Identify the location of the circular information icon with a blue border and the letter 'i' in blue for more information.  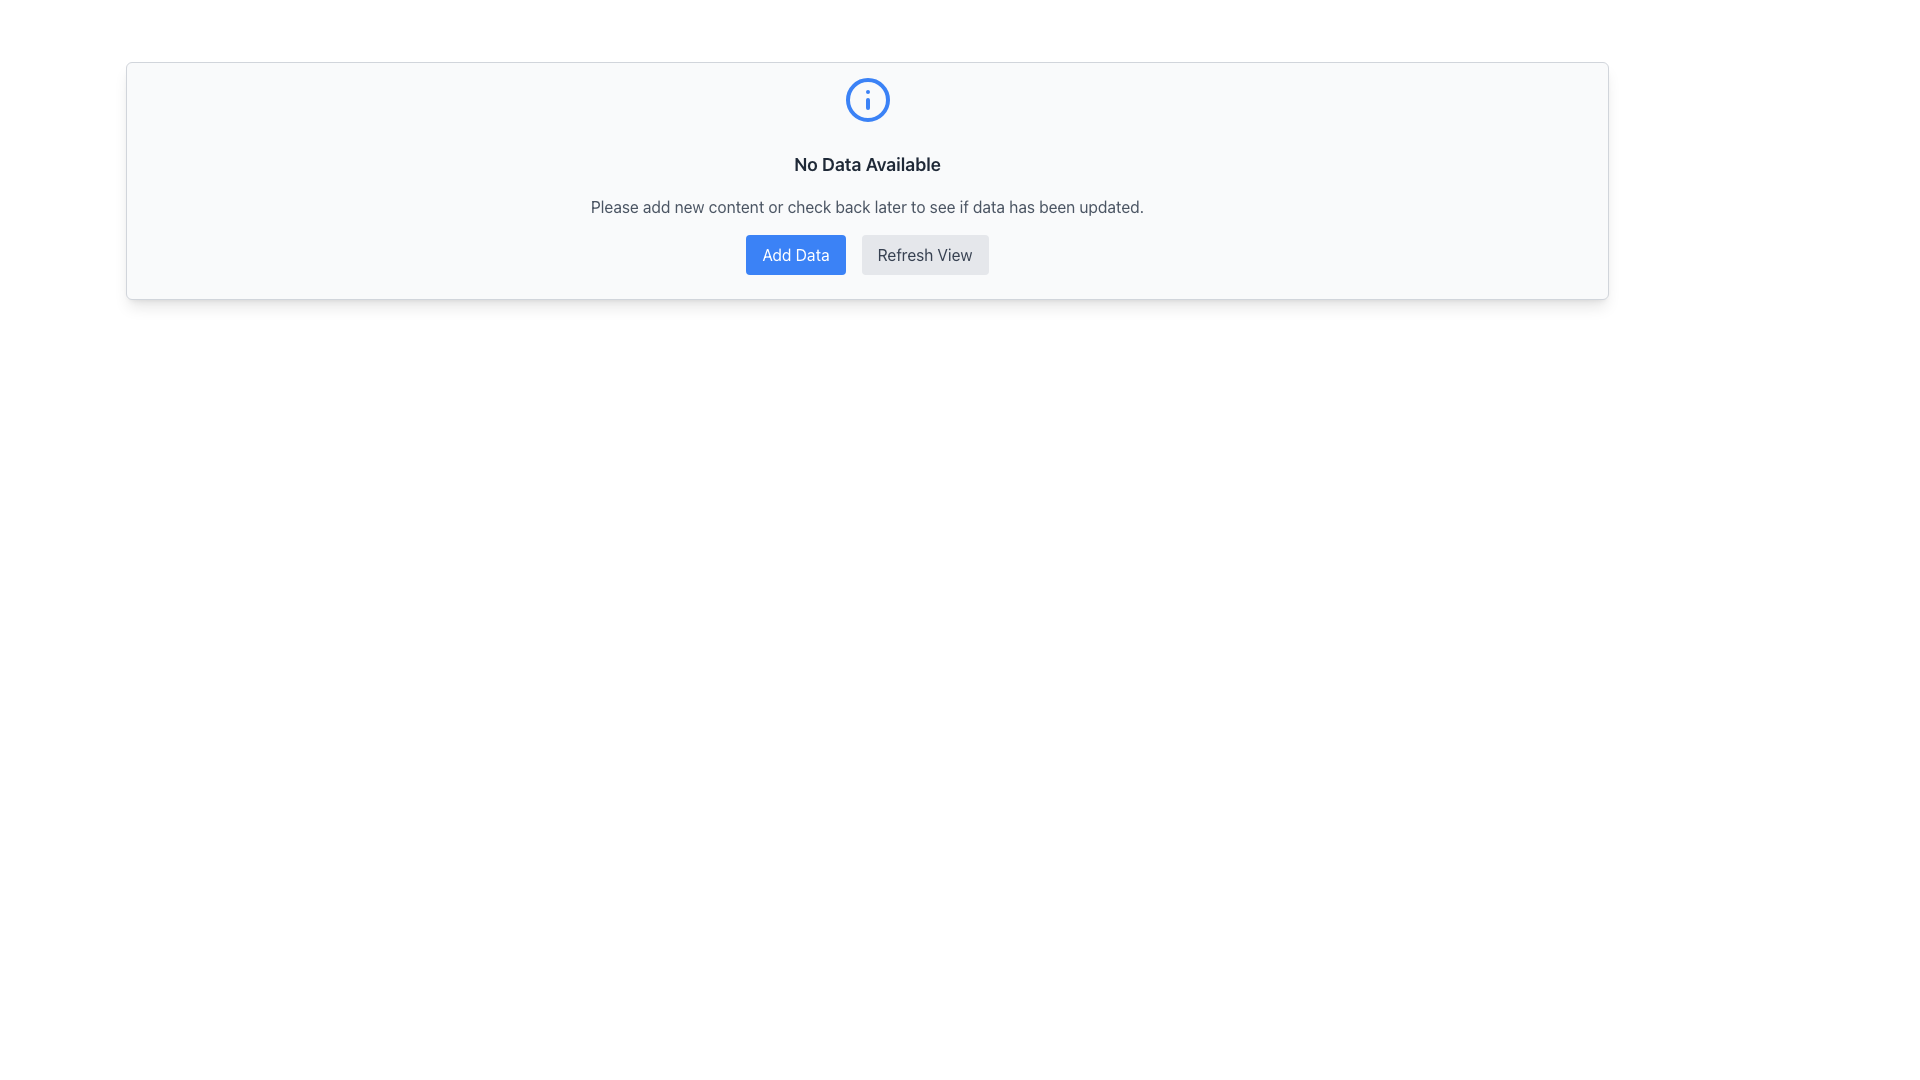
(867, 109).